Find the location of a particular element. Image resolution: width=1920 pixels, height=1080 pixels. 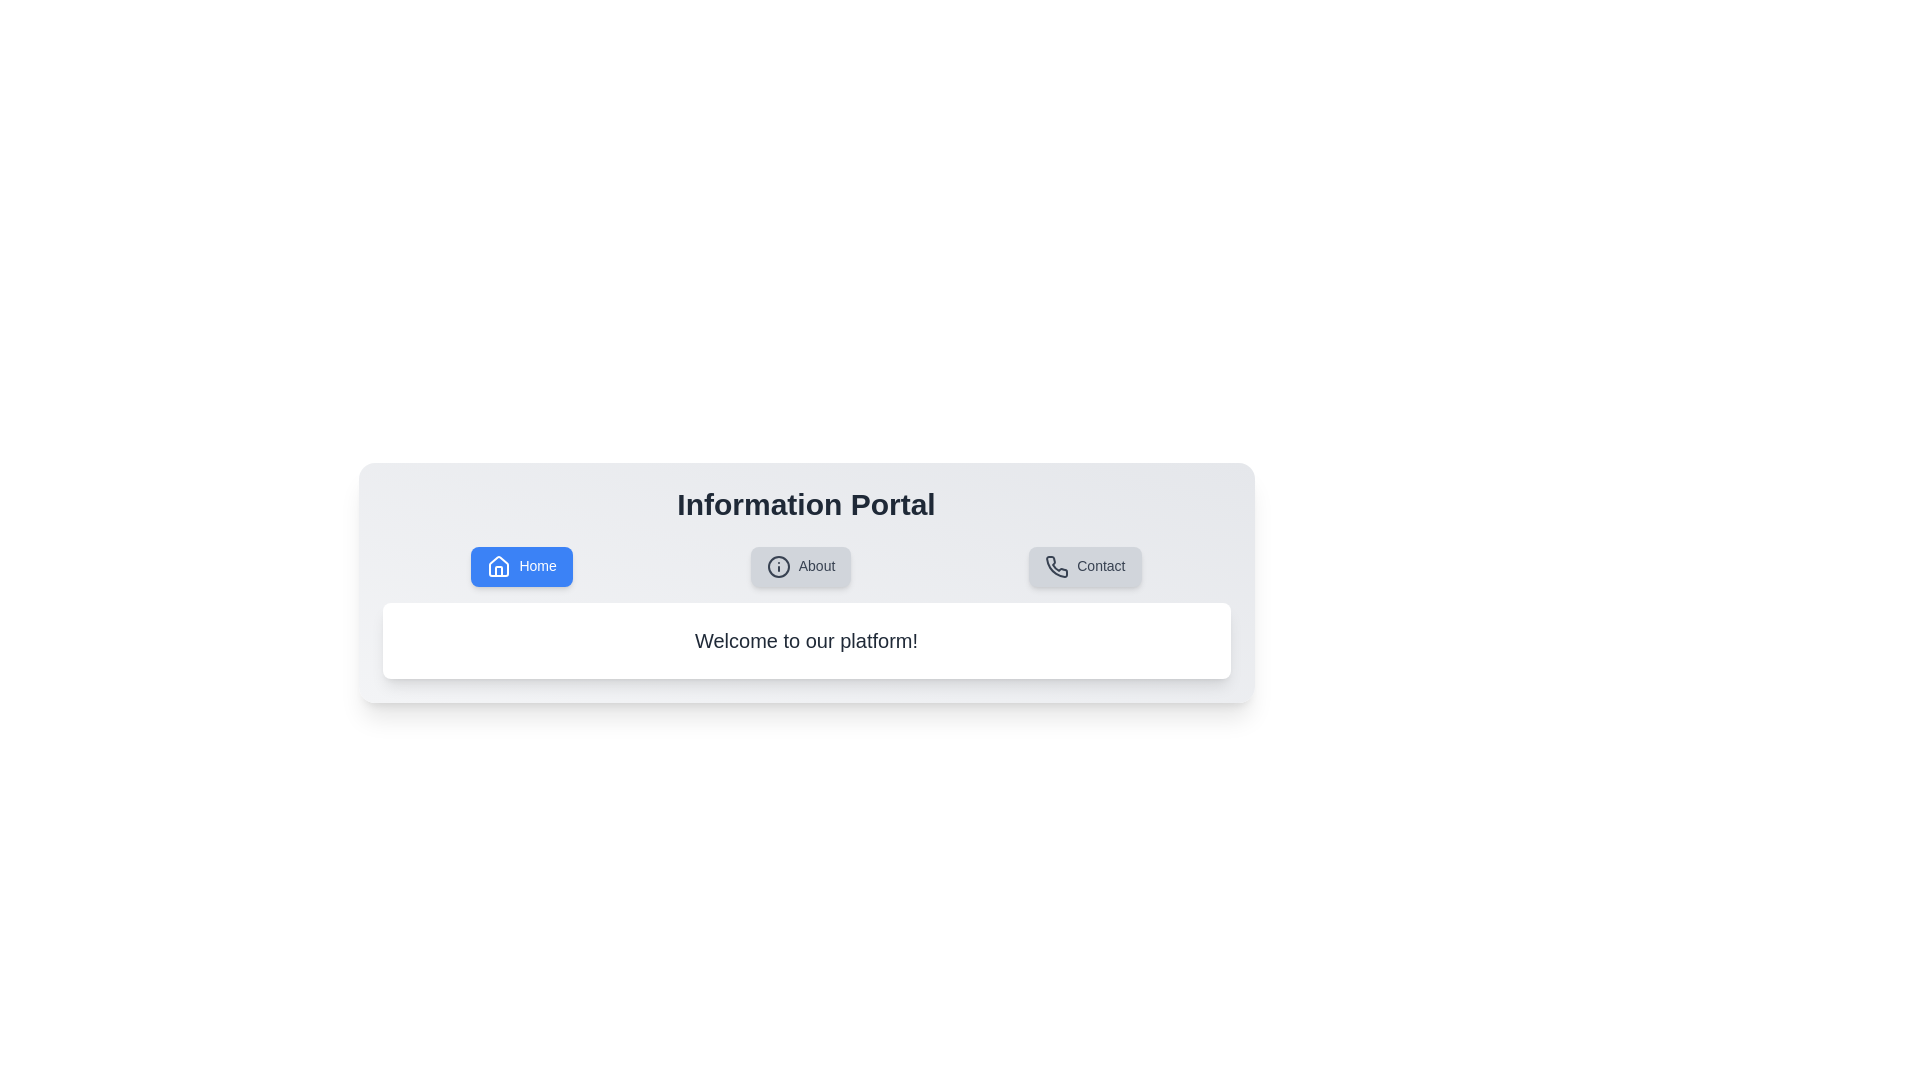

the visual attributes of the circular SVG element that symbolizes information, which is part of the 'About' button located between the 'home' and 'contact' buttons is located at coordinates (777, 567).